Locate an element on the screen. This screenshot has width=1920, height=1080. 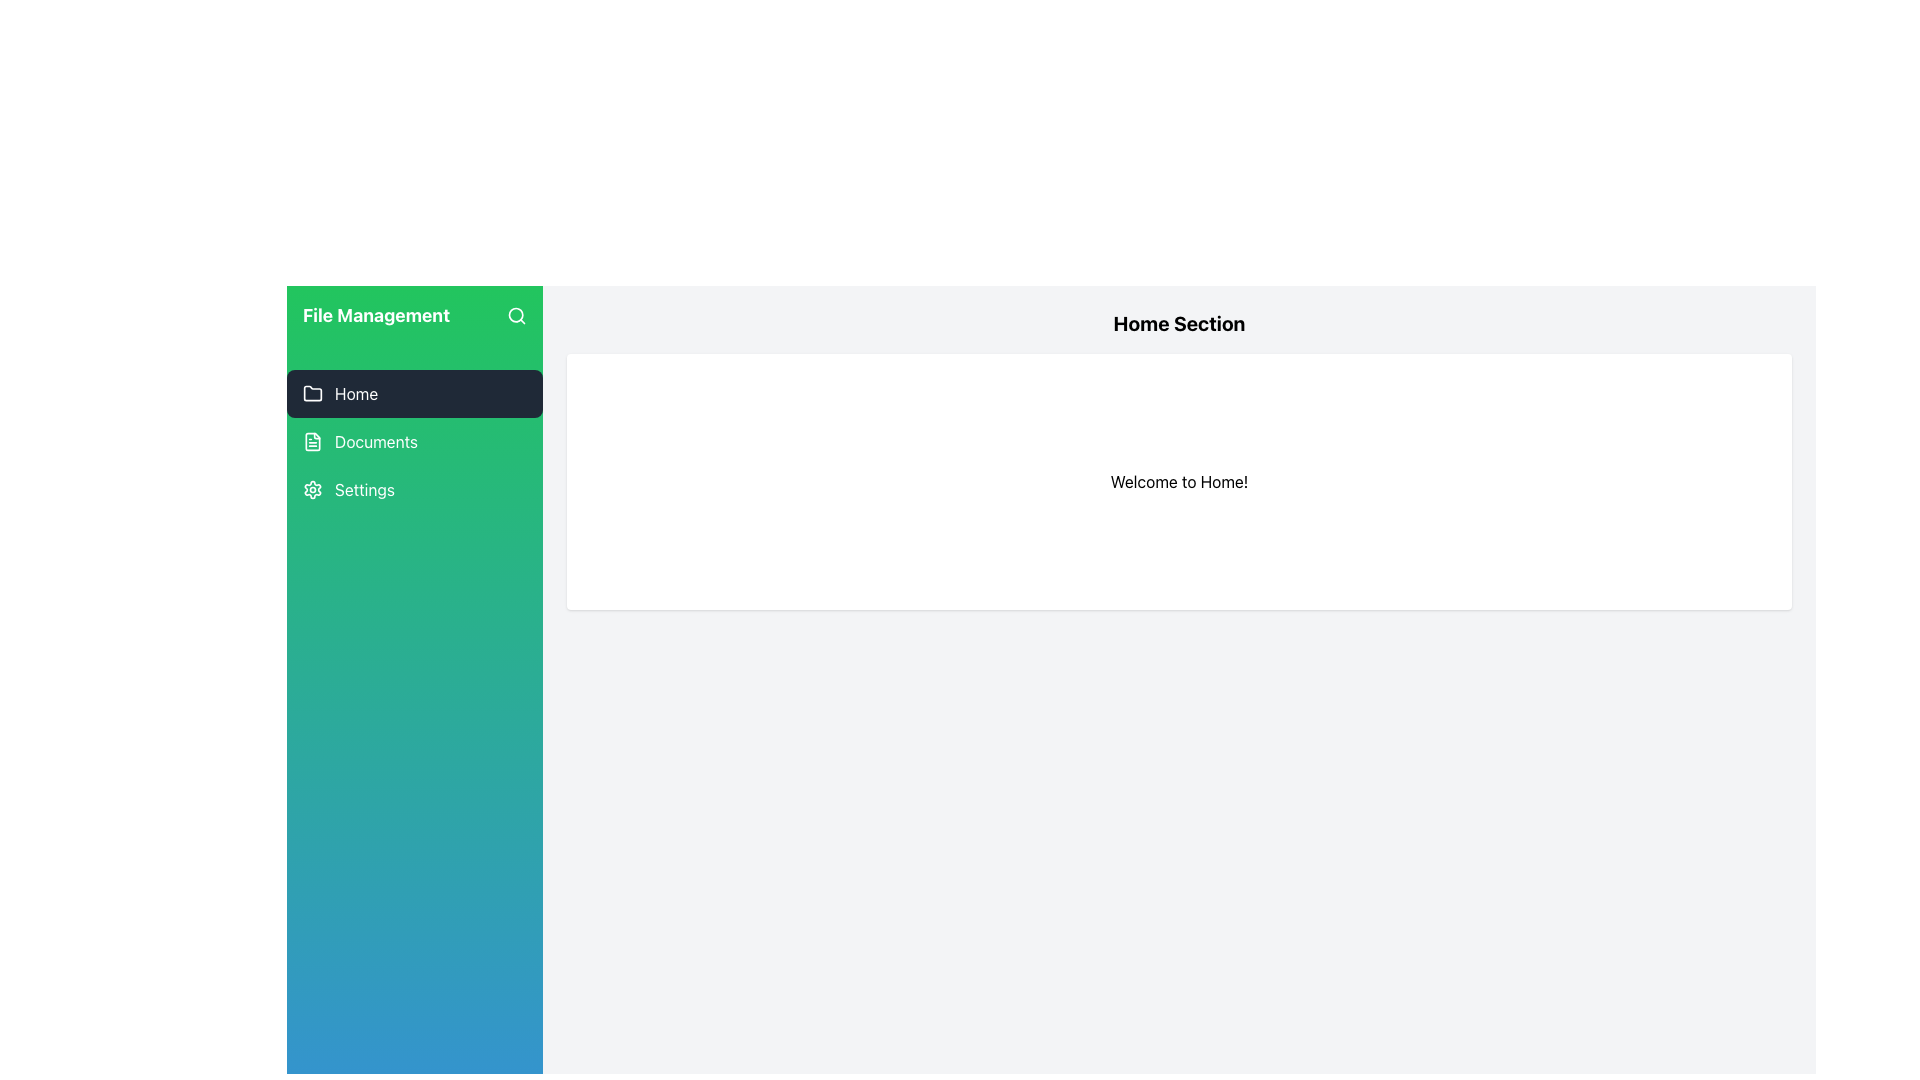
the small document icon located to the left of the 'Documents' text in the vertical navigation bar is located at coordinates (311, 441).